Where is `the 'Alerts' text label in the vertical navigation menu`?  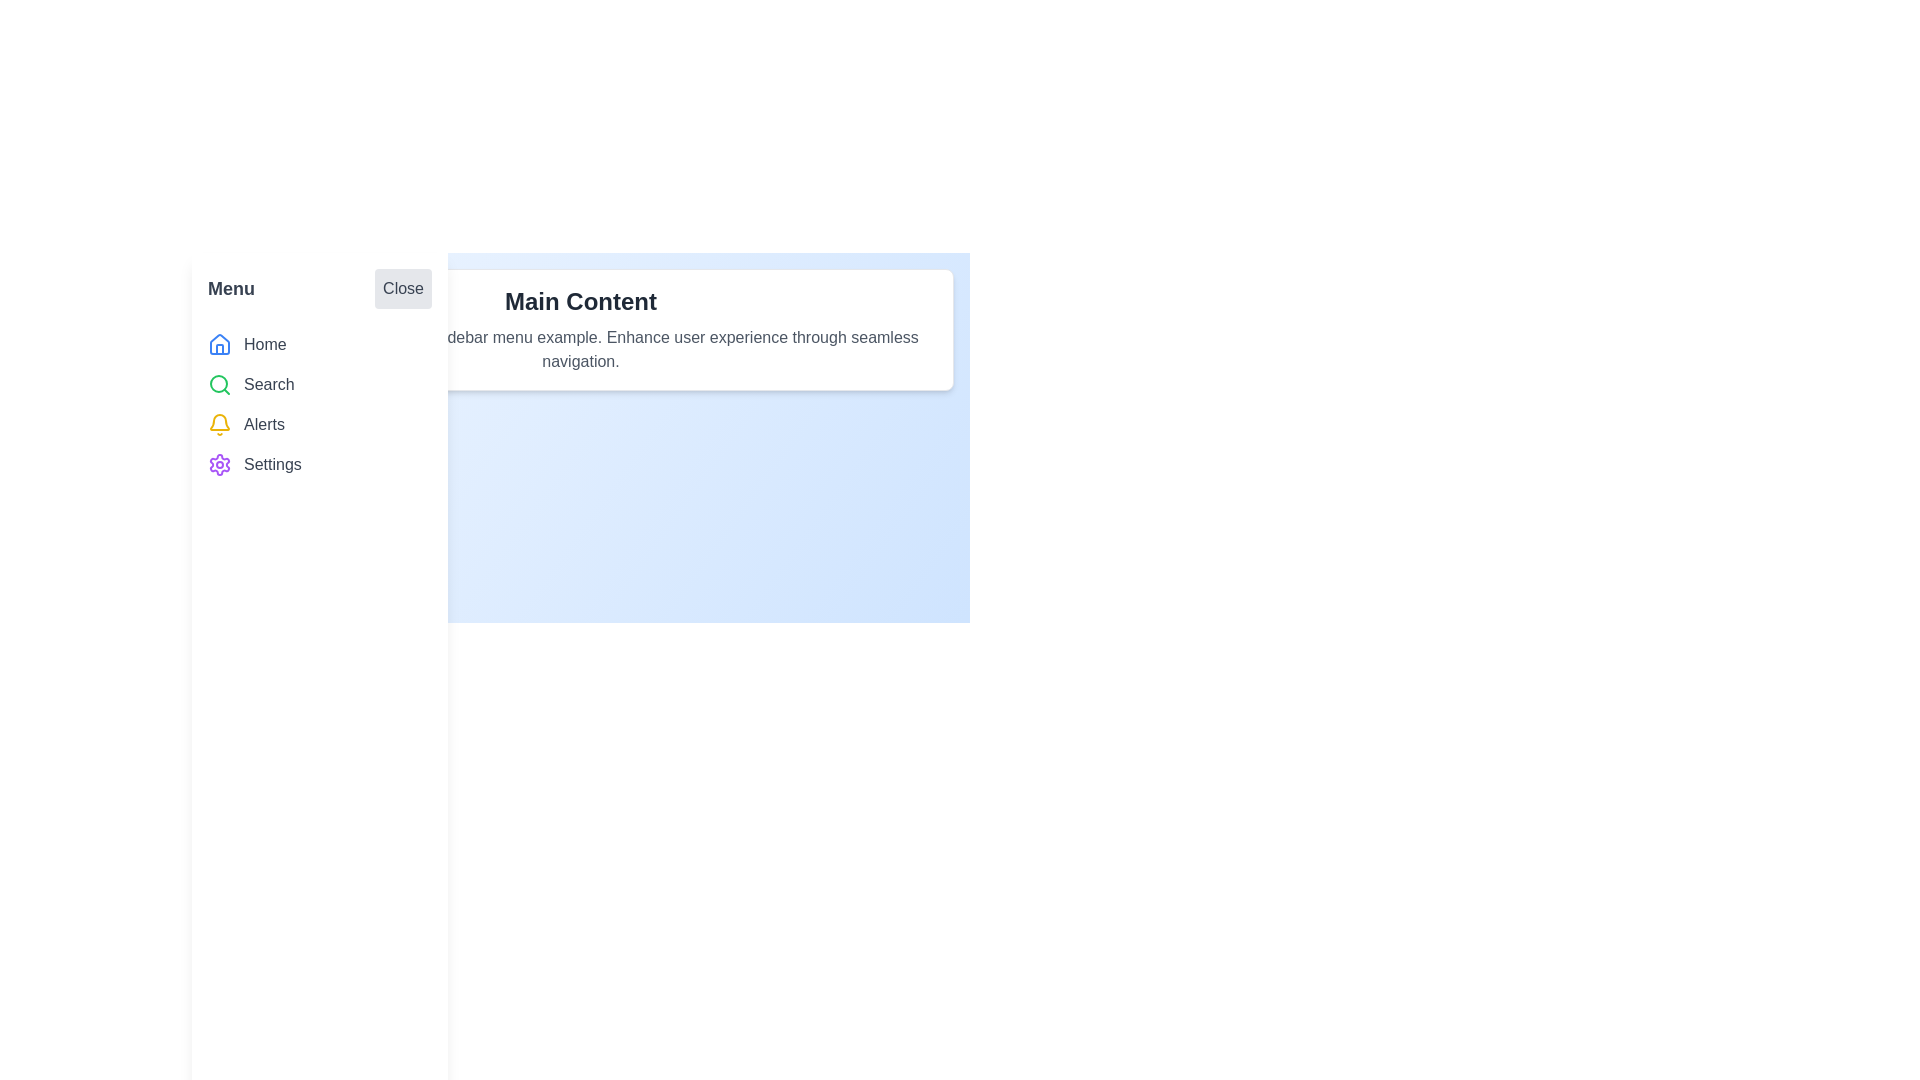
the 'Alerts' text label in the vertical navigation menu is located at coordinates (263, 423).